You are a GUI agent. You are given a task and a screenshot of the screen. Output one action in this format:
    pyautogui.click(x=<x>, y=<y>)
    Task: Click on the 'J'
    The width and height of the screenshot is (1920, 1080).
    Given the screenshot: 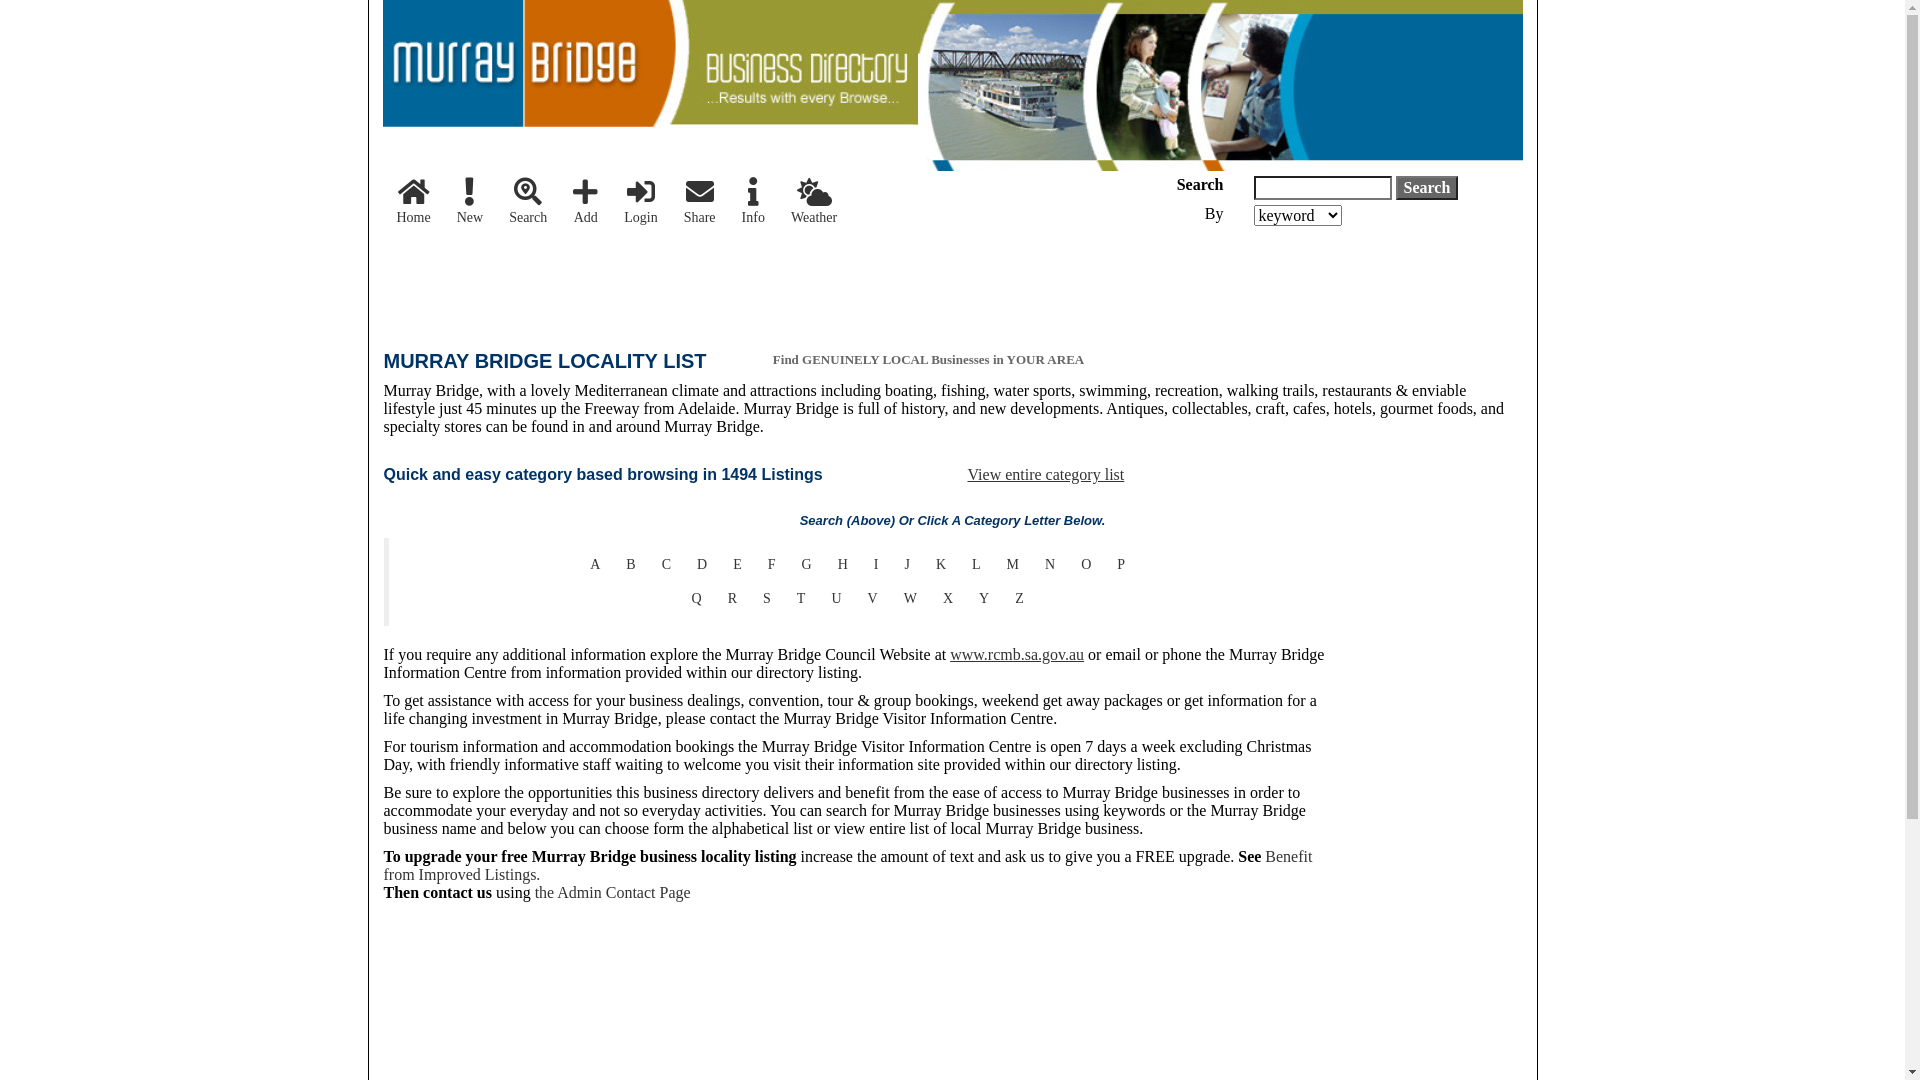 What is the action you would take?
    pyautogui.click(x=905, y=564)
    